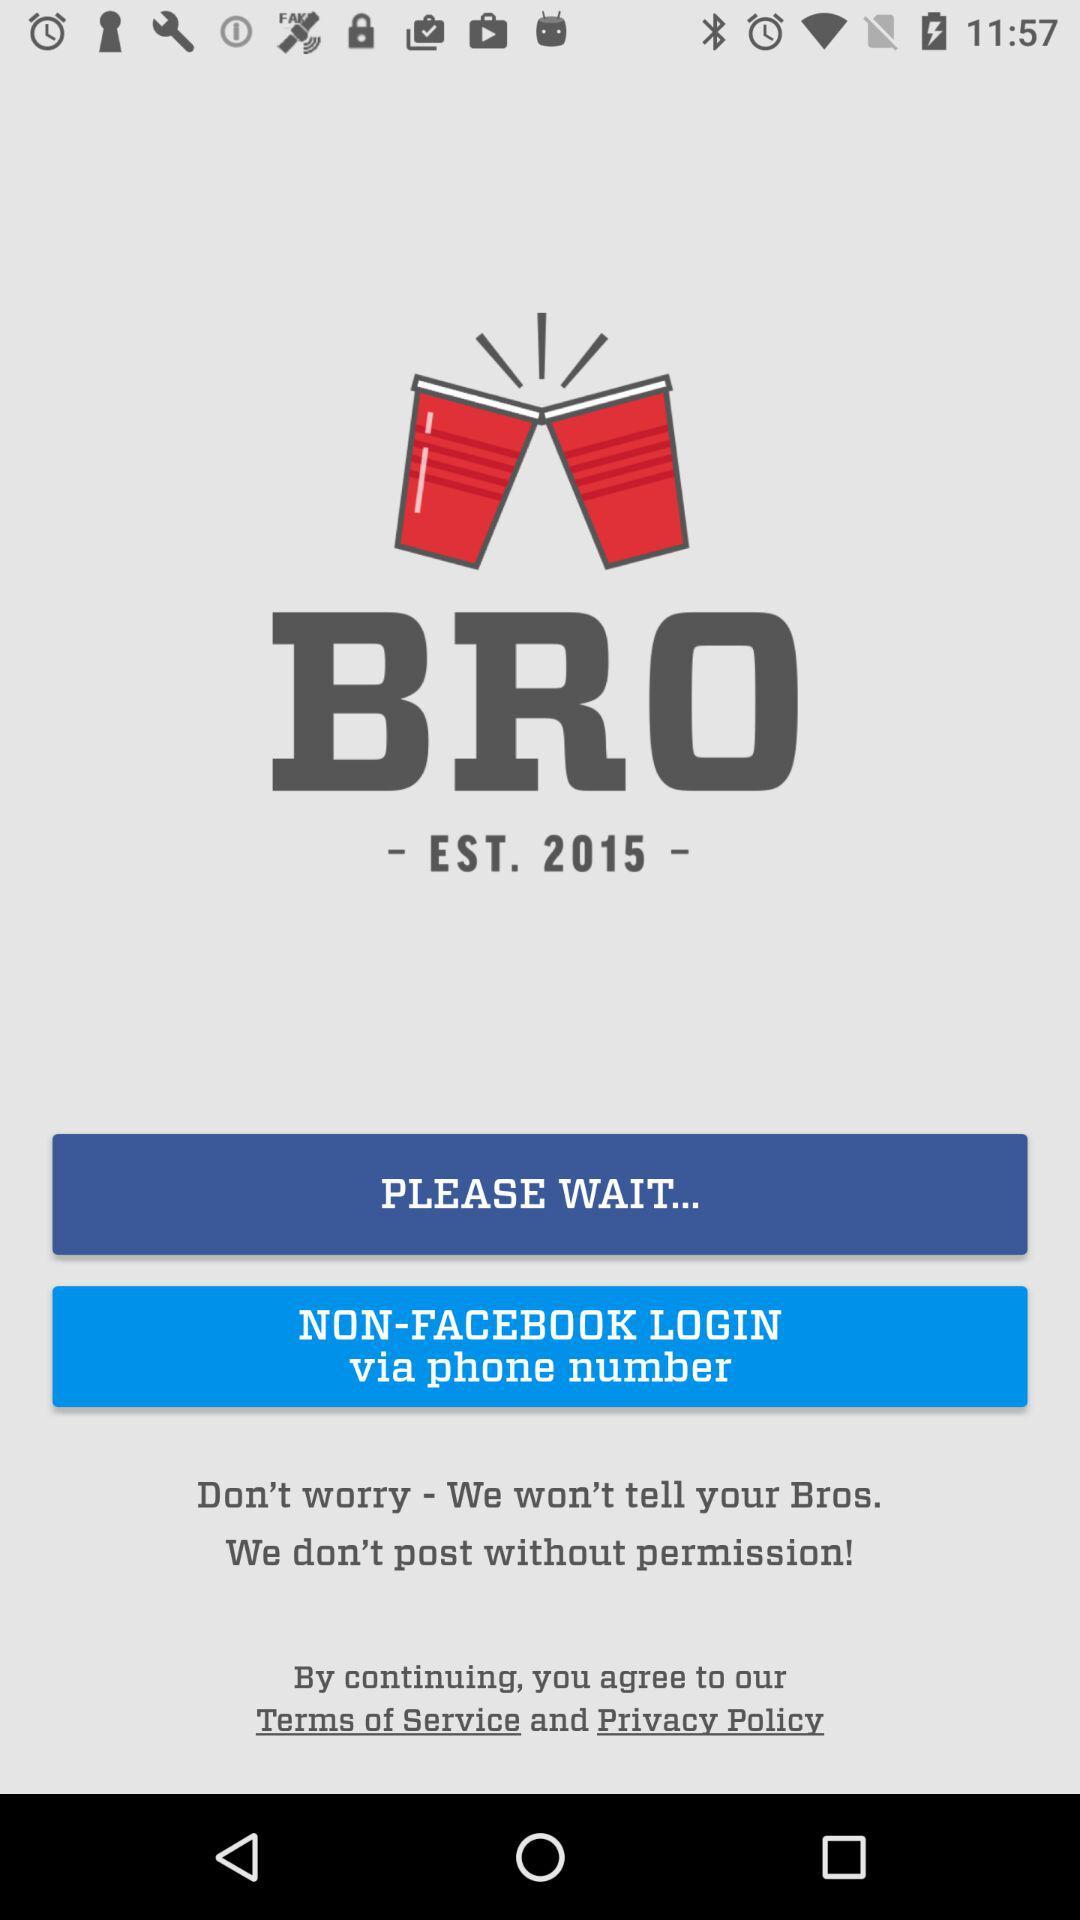  Describe the element at coordinates (540, 1194) in the screenshot. I see `the item above the non facebook login` at that location.